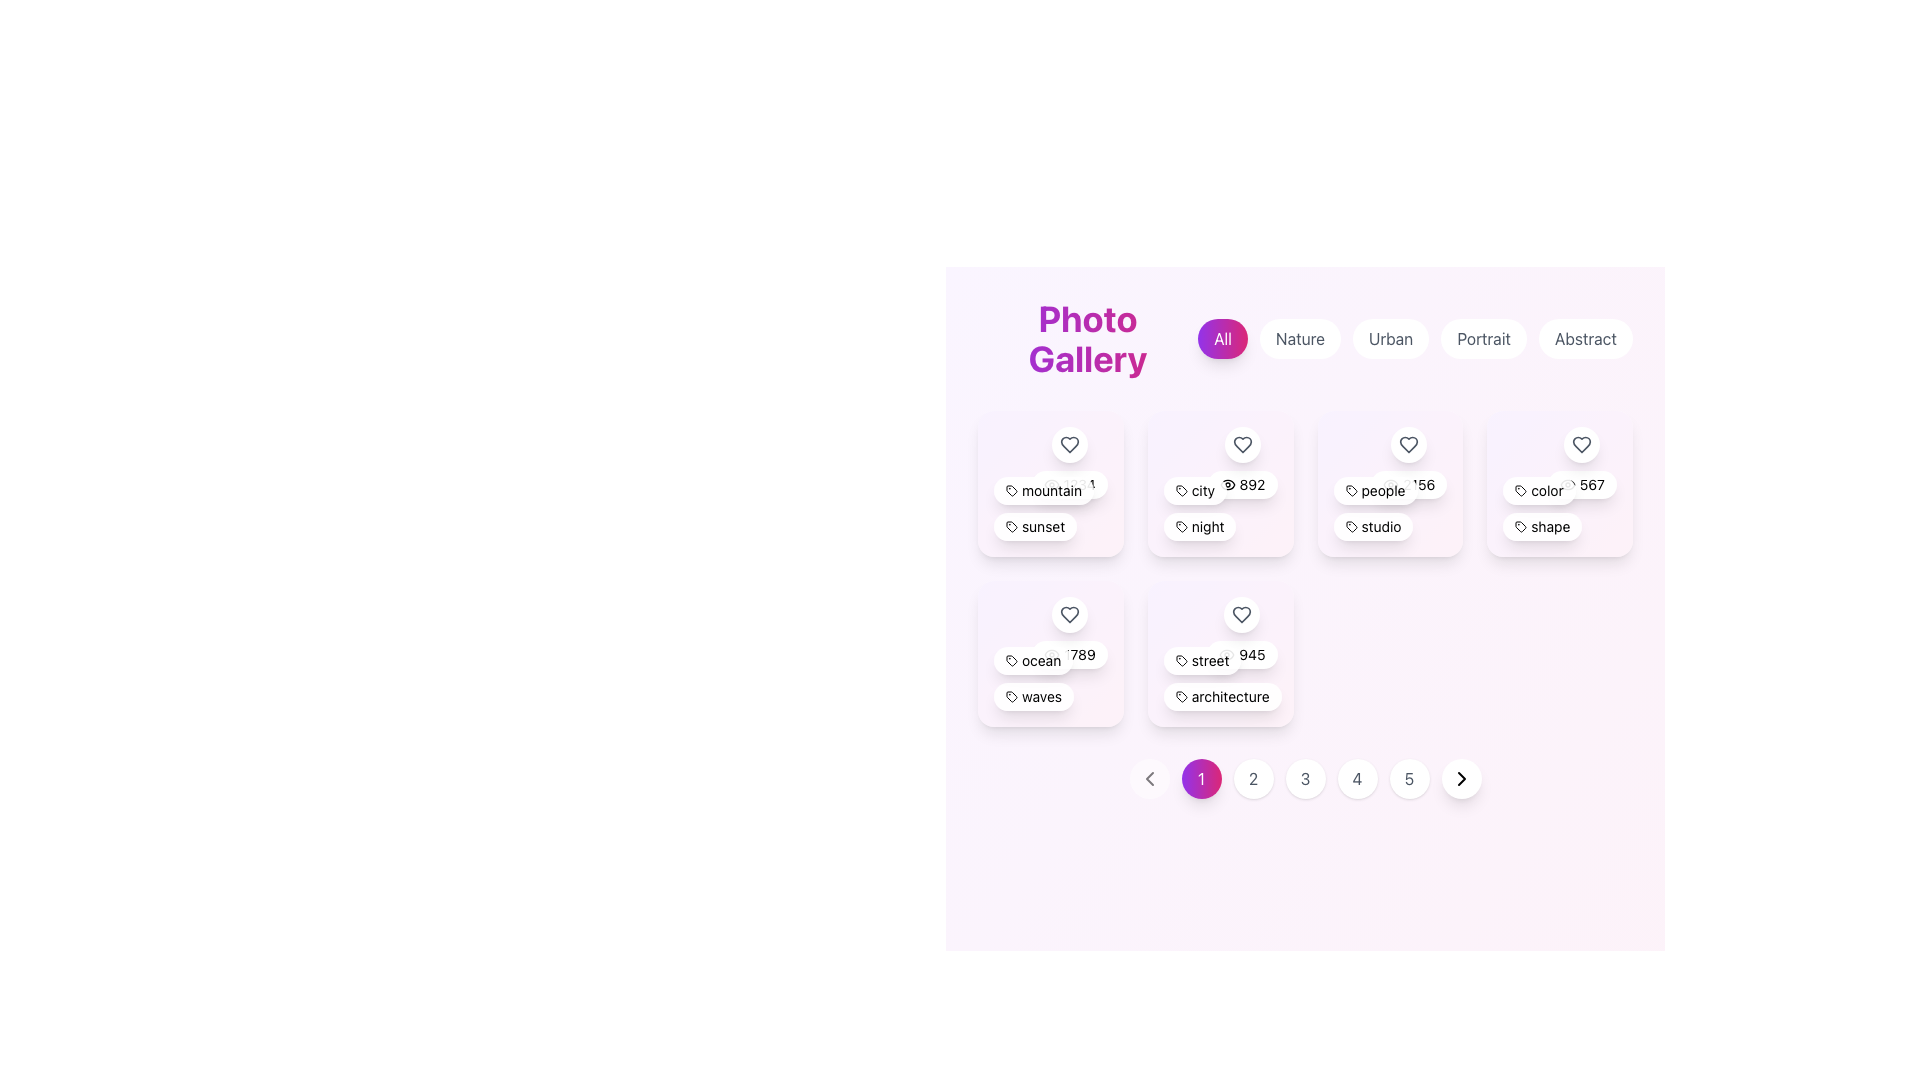  I want to click on the circular button with a white background and the number '3' displayed in grey, so click(1305, 777).